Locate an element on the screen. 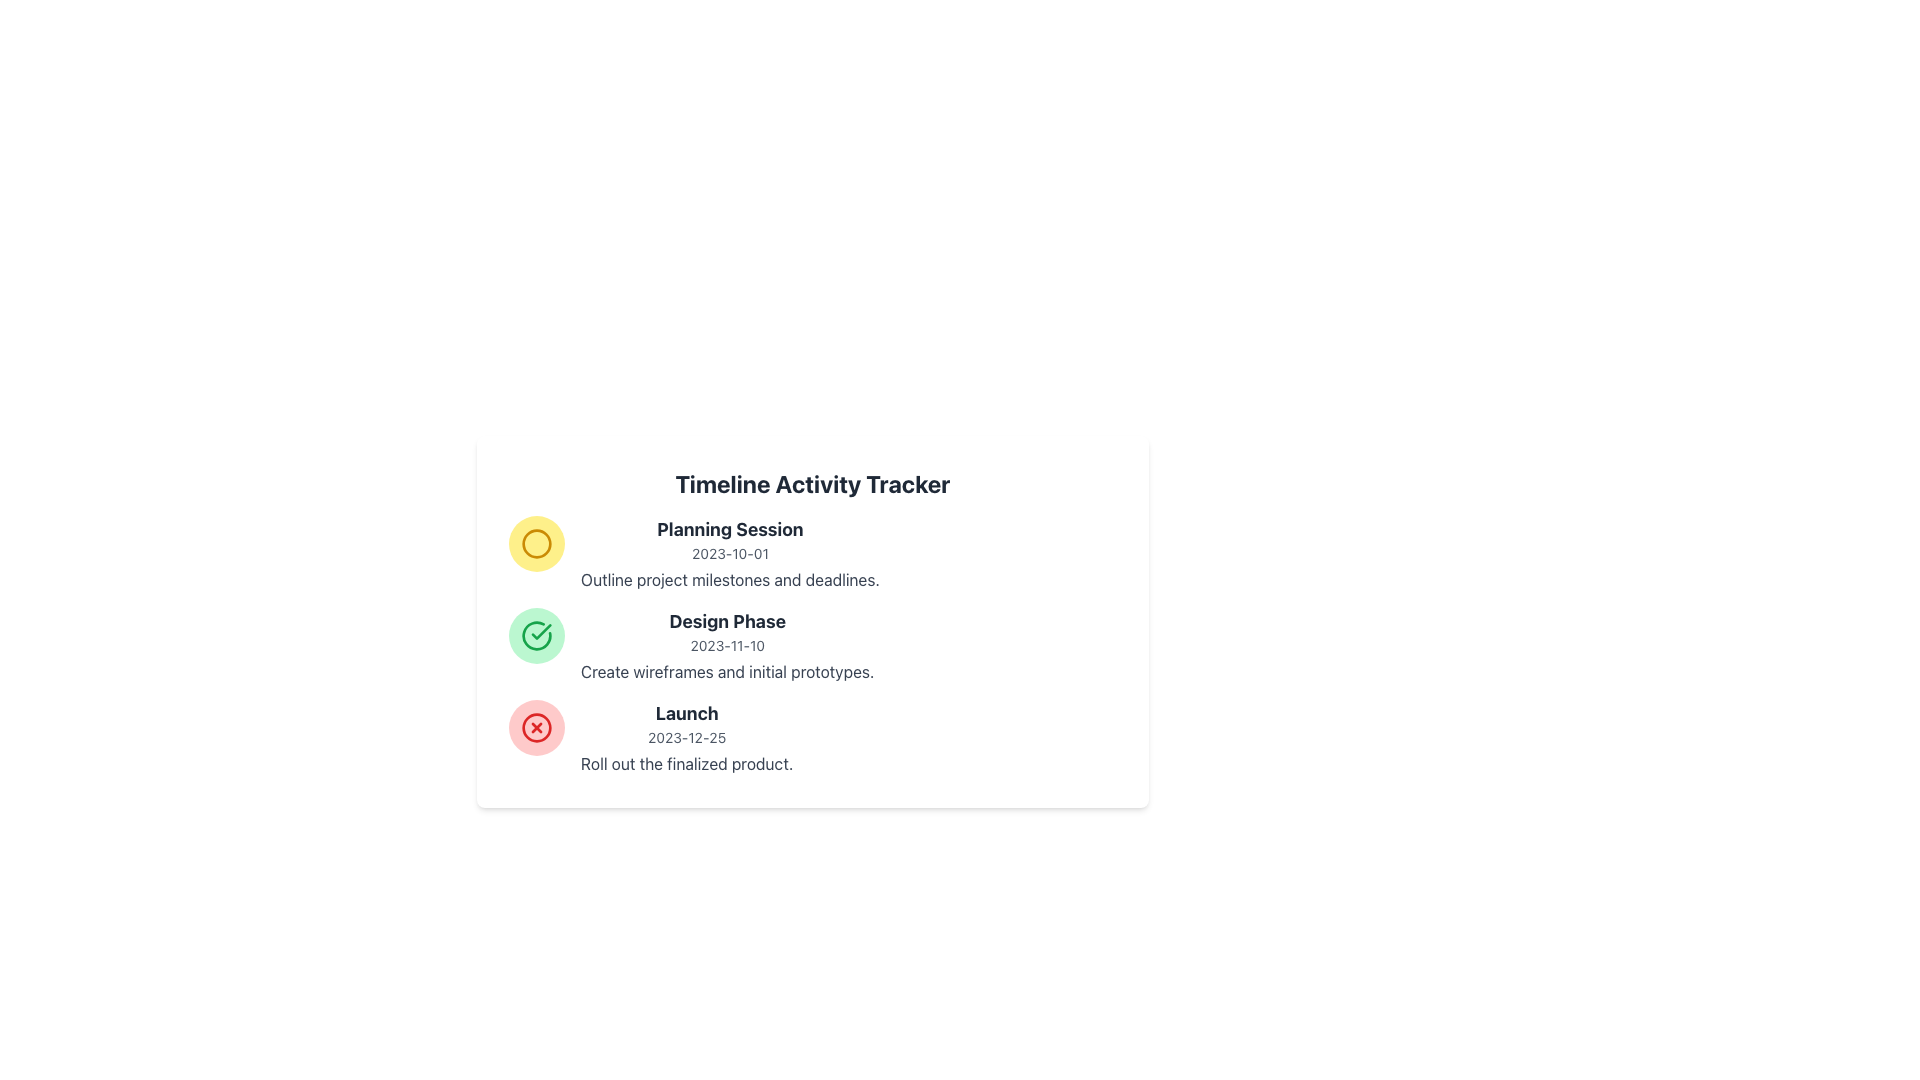  text content of the labeled section or card containing the title 'Launch', the date '2023-12-25', and the description 'Roll out the finalized product.' located in the third item of the vertical timeline display is located at coordinates (687, 737).